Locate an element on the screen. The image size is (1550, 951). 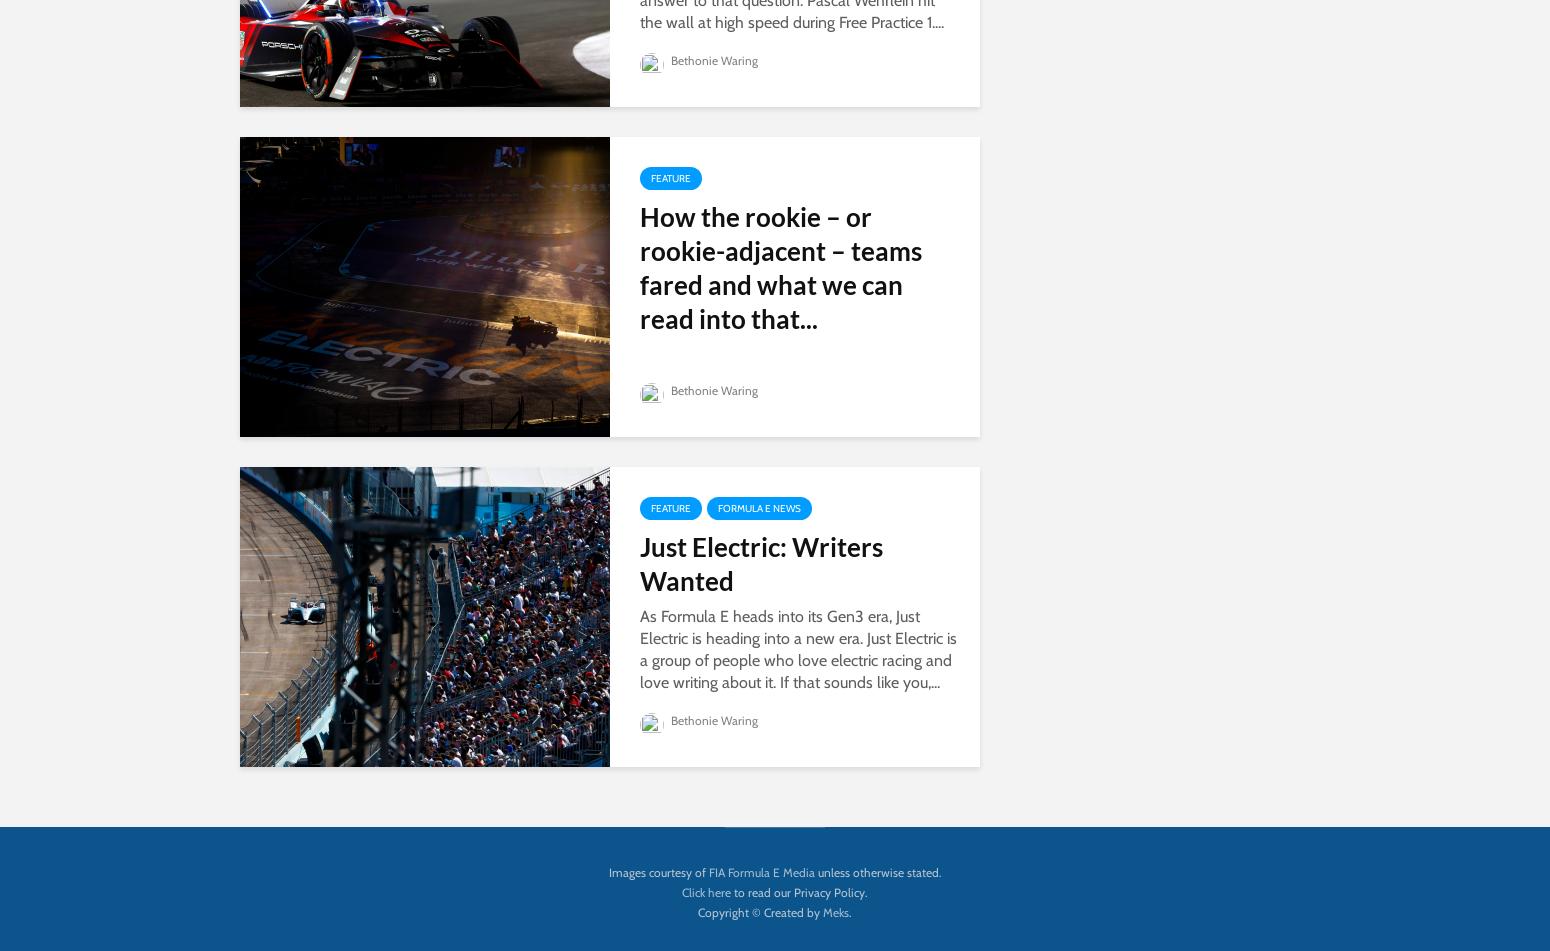
'Formula E News' is located at coordinates (759, 506).